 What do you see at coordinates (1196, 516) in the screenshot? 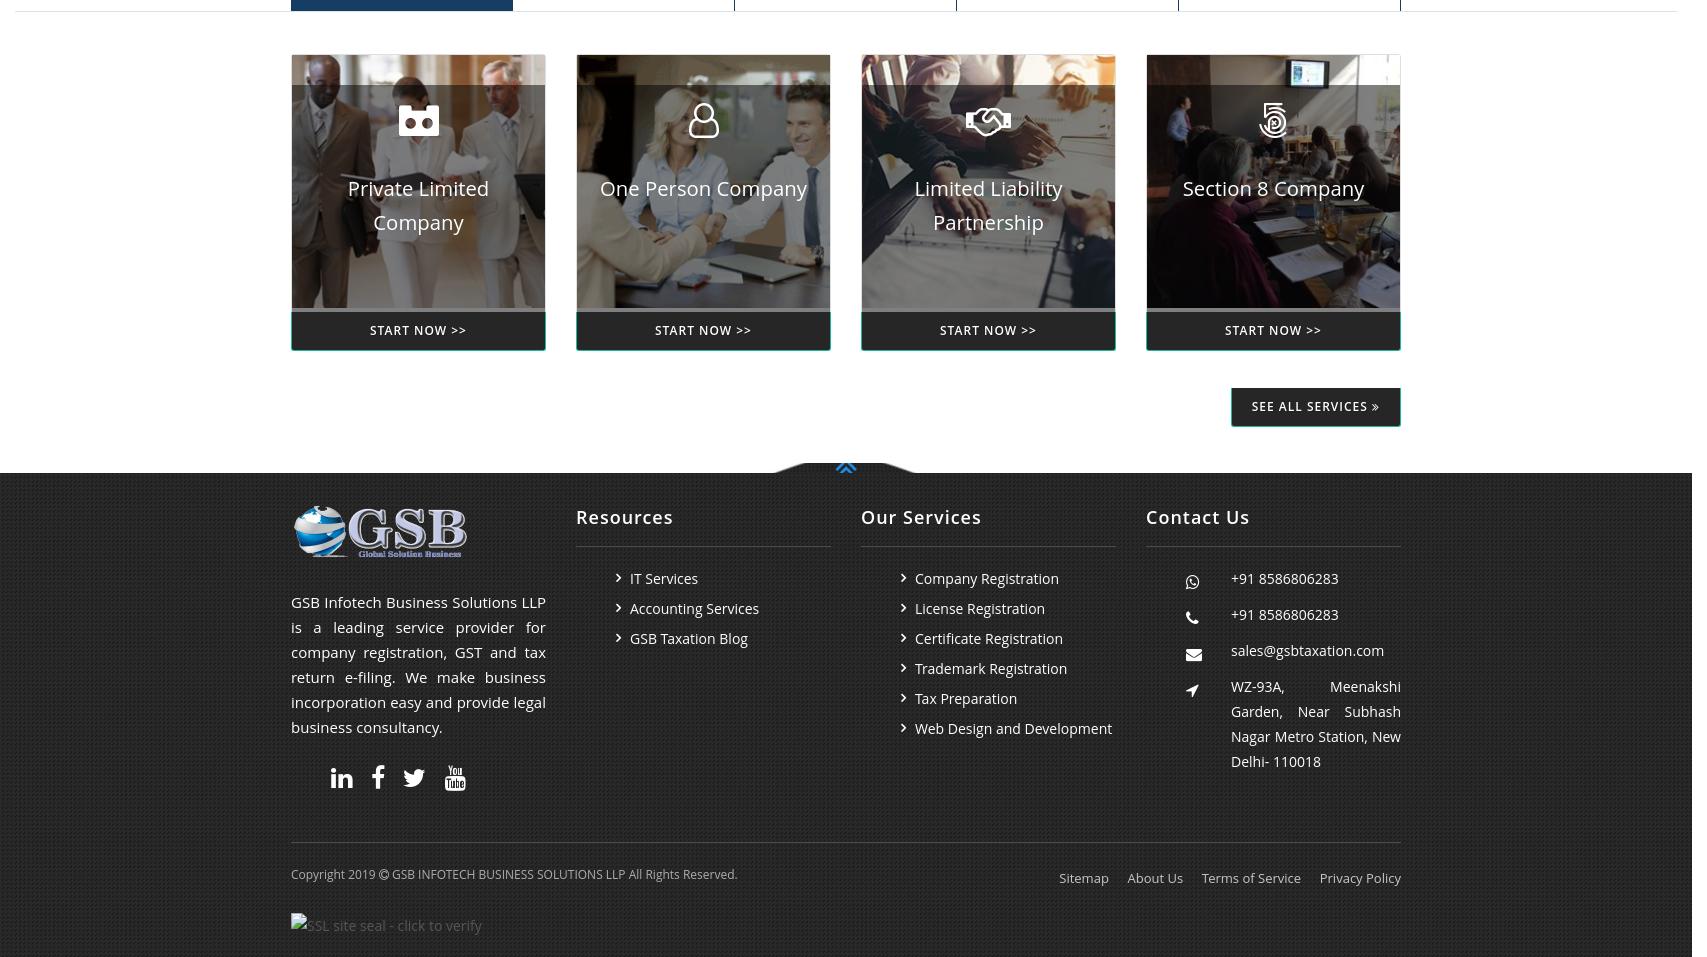
I see `'Contact Us'` at bounding box center [1196, 516].